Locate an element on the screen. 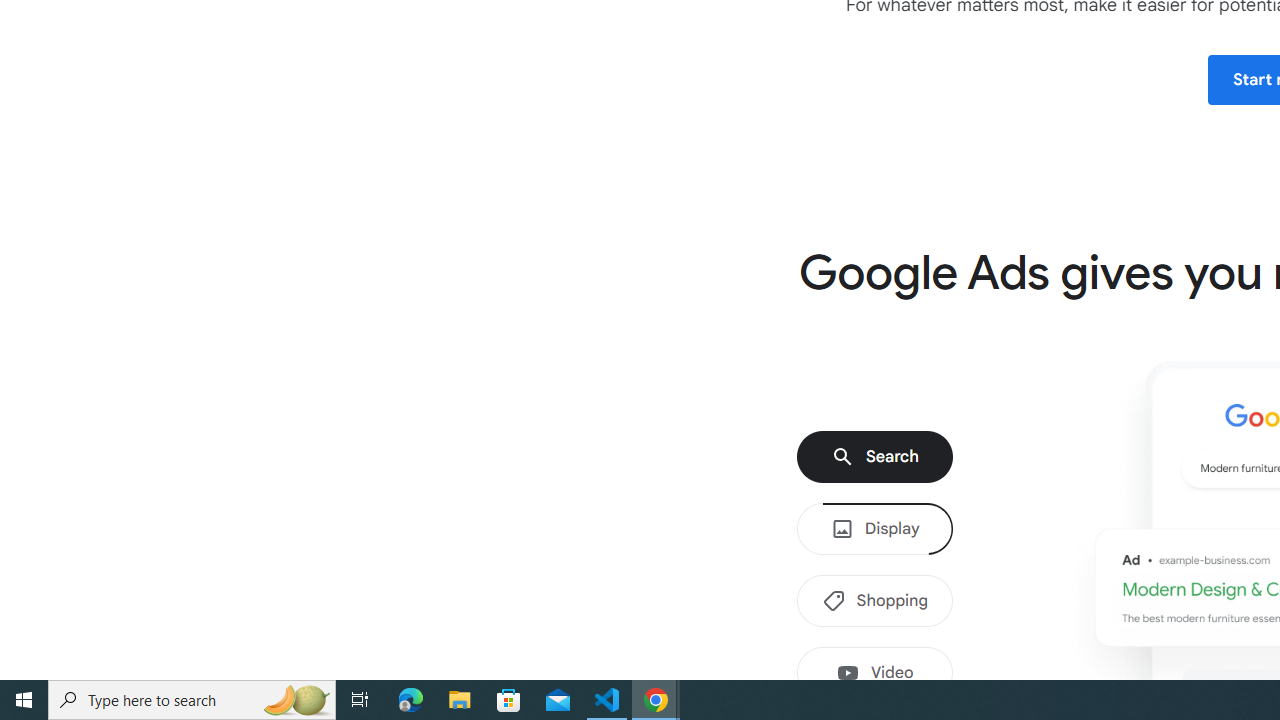 The height and width of the screenshot is (720, 1280). 'Search - Selected, more information after list' is located at coordinates (874, 457).